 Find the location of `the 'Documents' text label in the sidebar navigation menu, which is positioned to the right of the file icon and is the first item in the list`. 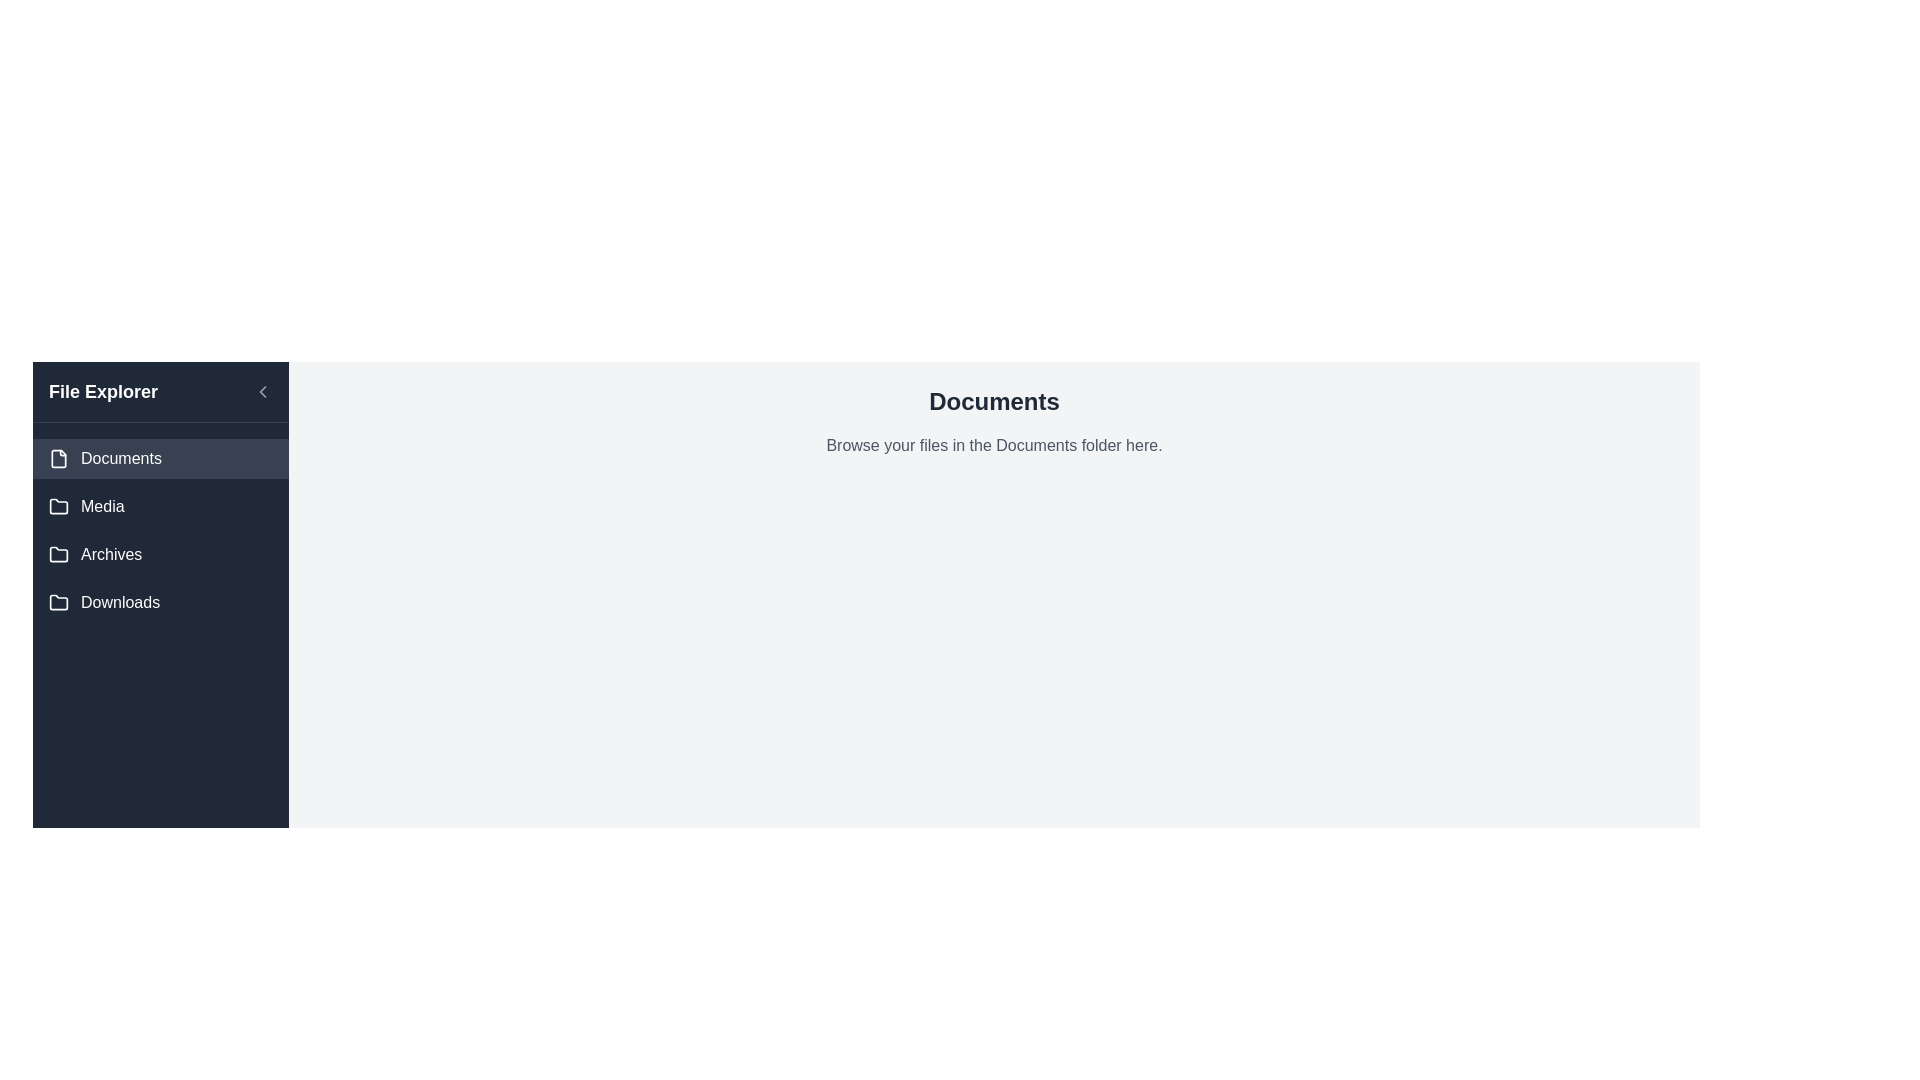

the 'Documents' text label in the sidebar navigation menu, which is positioned to the right of the file icon and is the first item in the list is located at coordinates (120, 459).